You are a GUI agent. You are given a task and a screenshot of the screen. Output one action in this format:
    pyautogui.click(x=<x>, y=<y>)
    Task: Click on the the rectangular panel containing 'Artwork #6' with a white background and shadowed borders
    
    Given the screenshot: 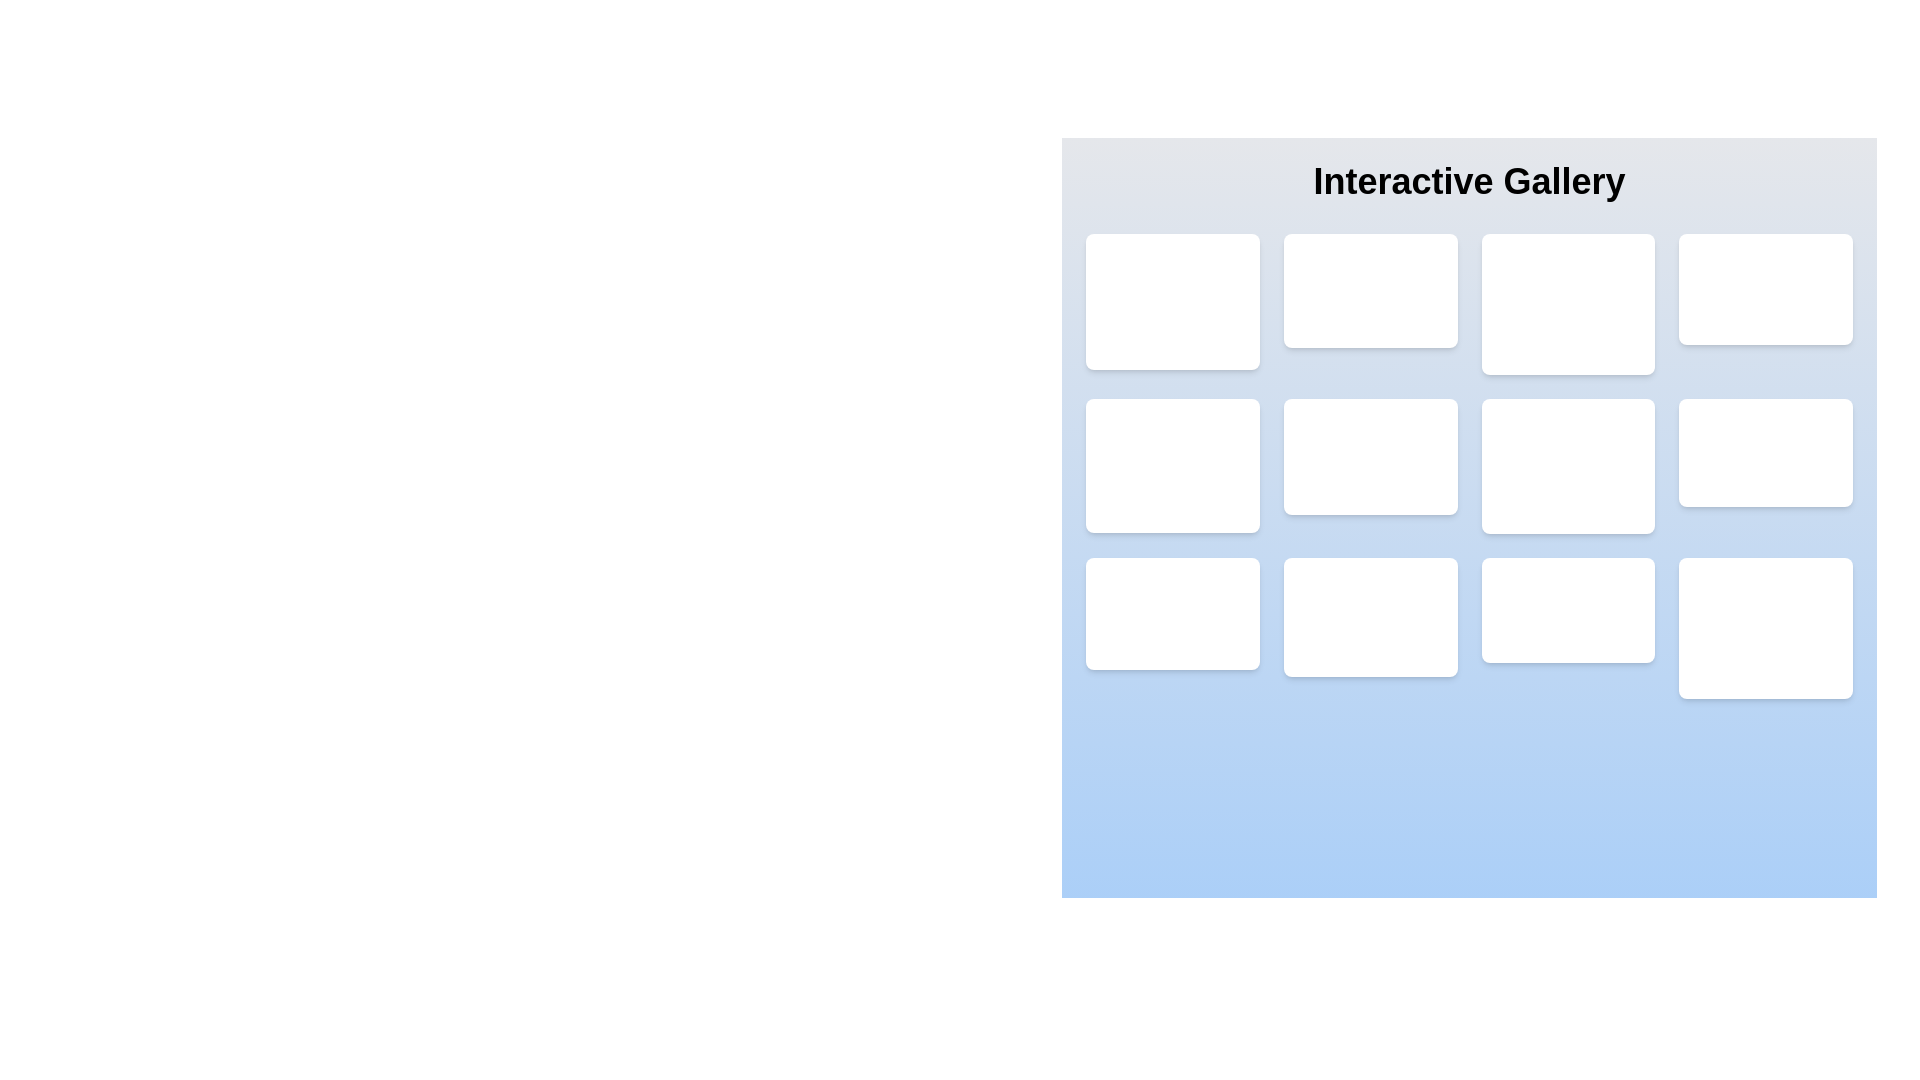 What is the action you would take?
    pyautogui.click(x=1369, y=457)
    